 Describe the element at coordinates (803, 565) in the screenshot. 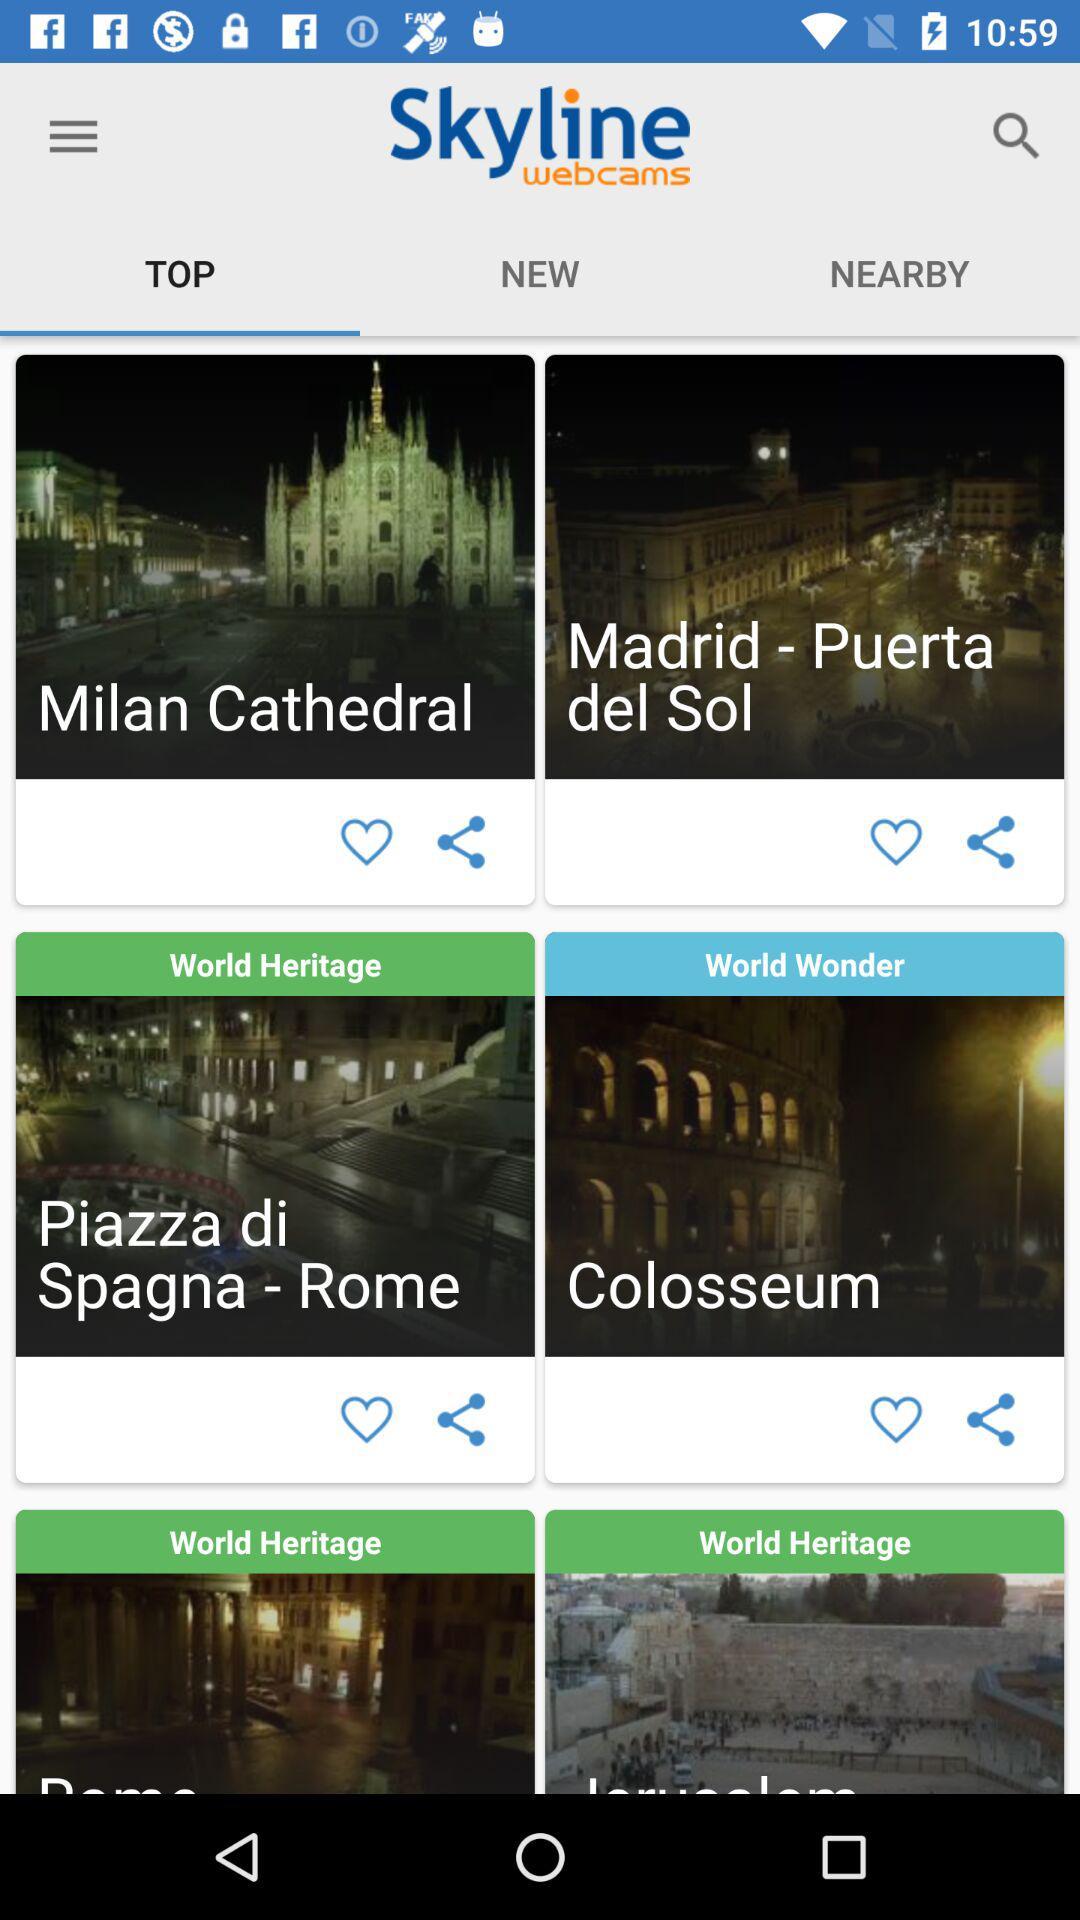

I see `image` at that location.